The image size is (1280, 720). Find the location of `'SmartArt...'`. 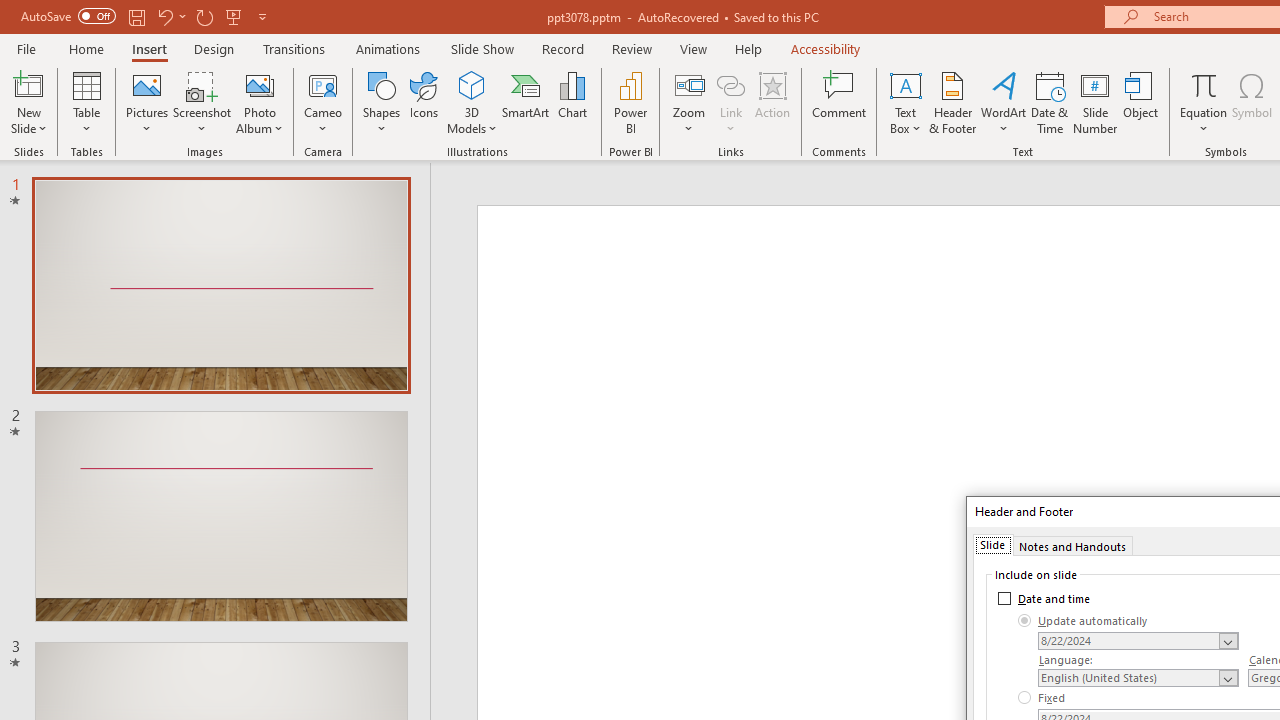

'SmartArt...' is located at coordinates (526, 103).